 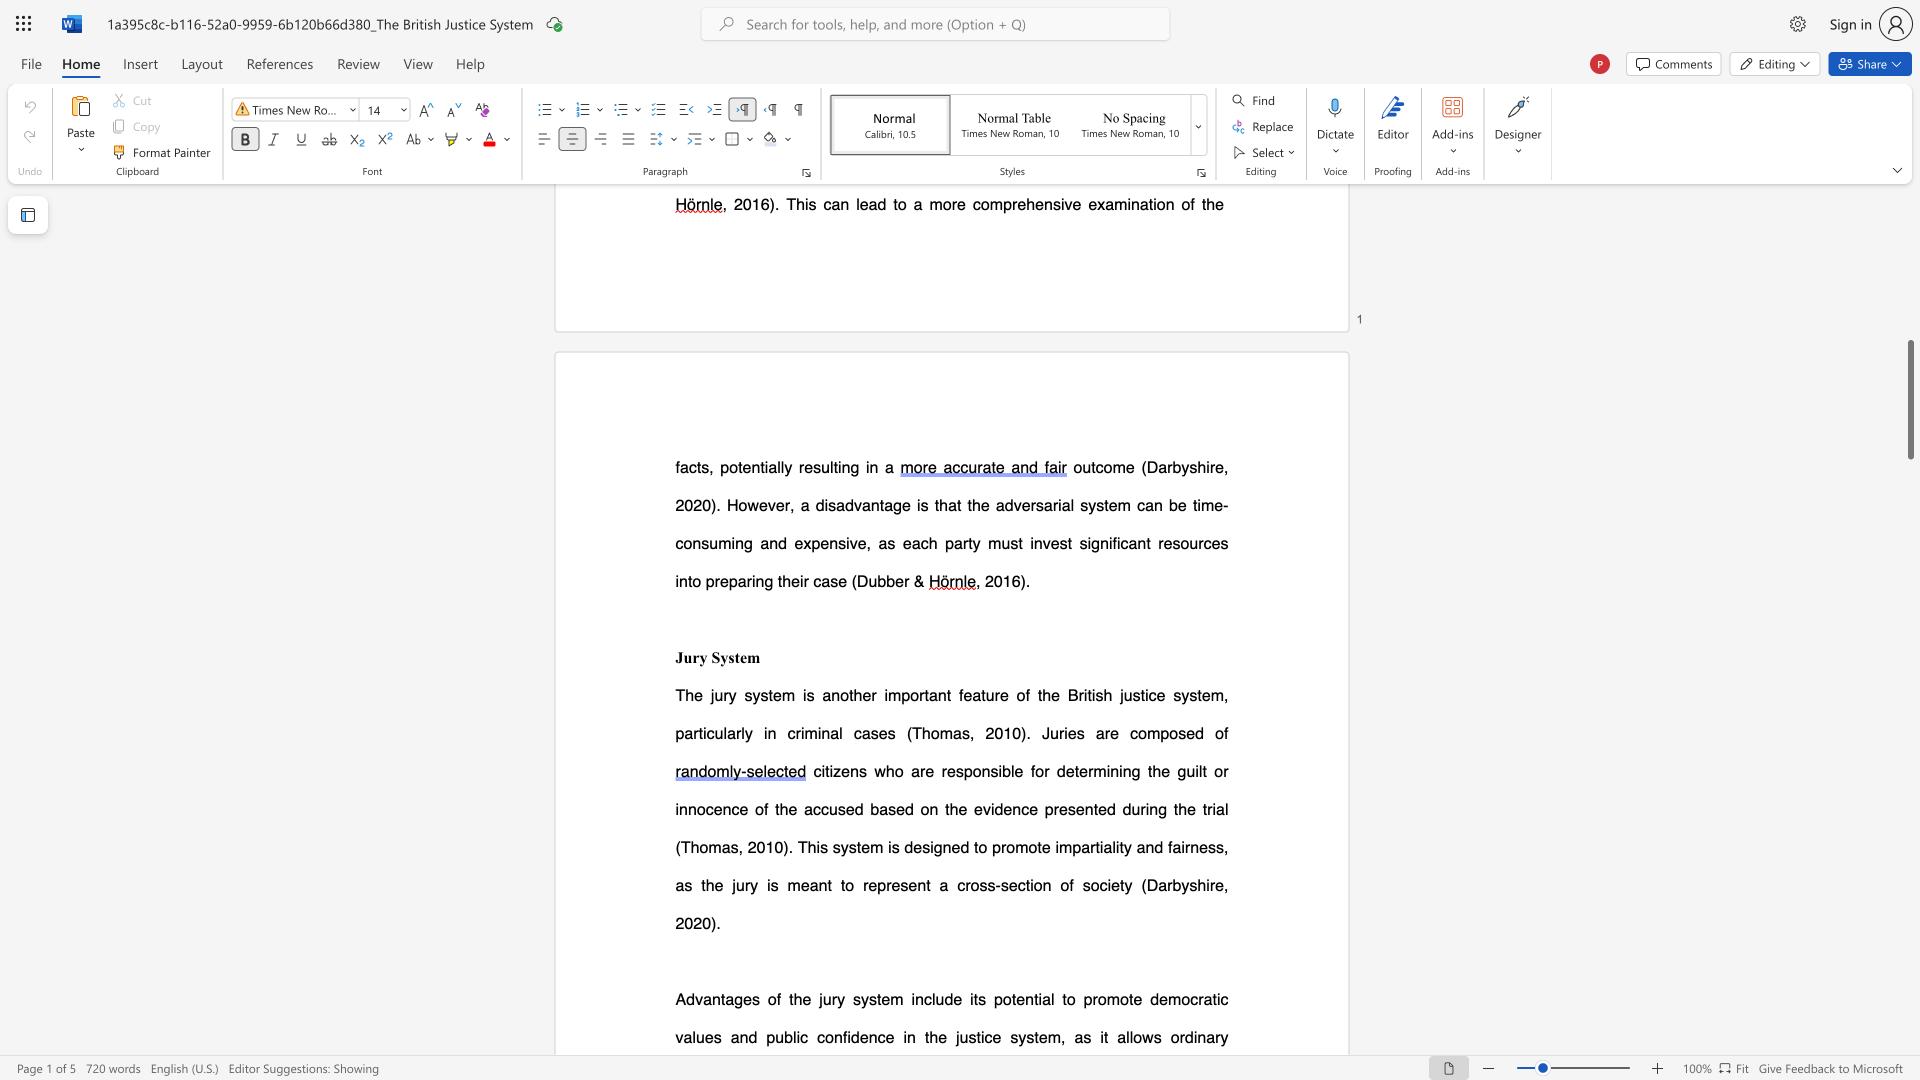 I want to click on the subset text "ni" within the text "determining", so click(x=1109, y=770).